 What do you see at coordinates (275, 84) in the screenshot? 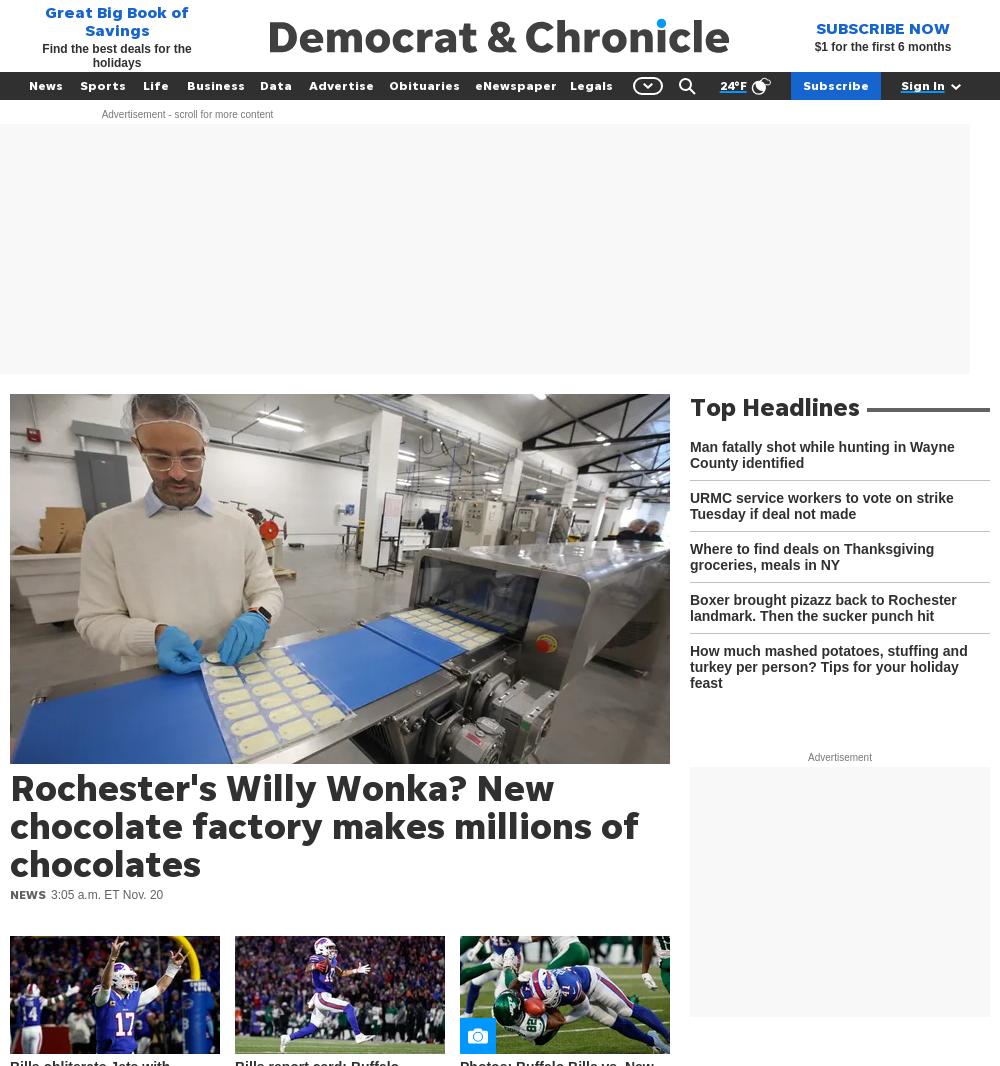
I see `'Data'` at bounding box center [275, 84].